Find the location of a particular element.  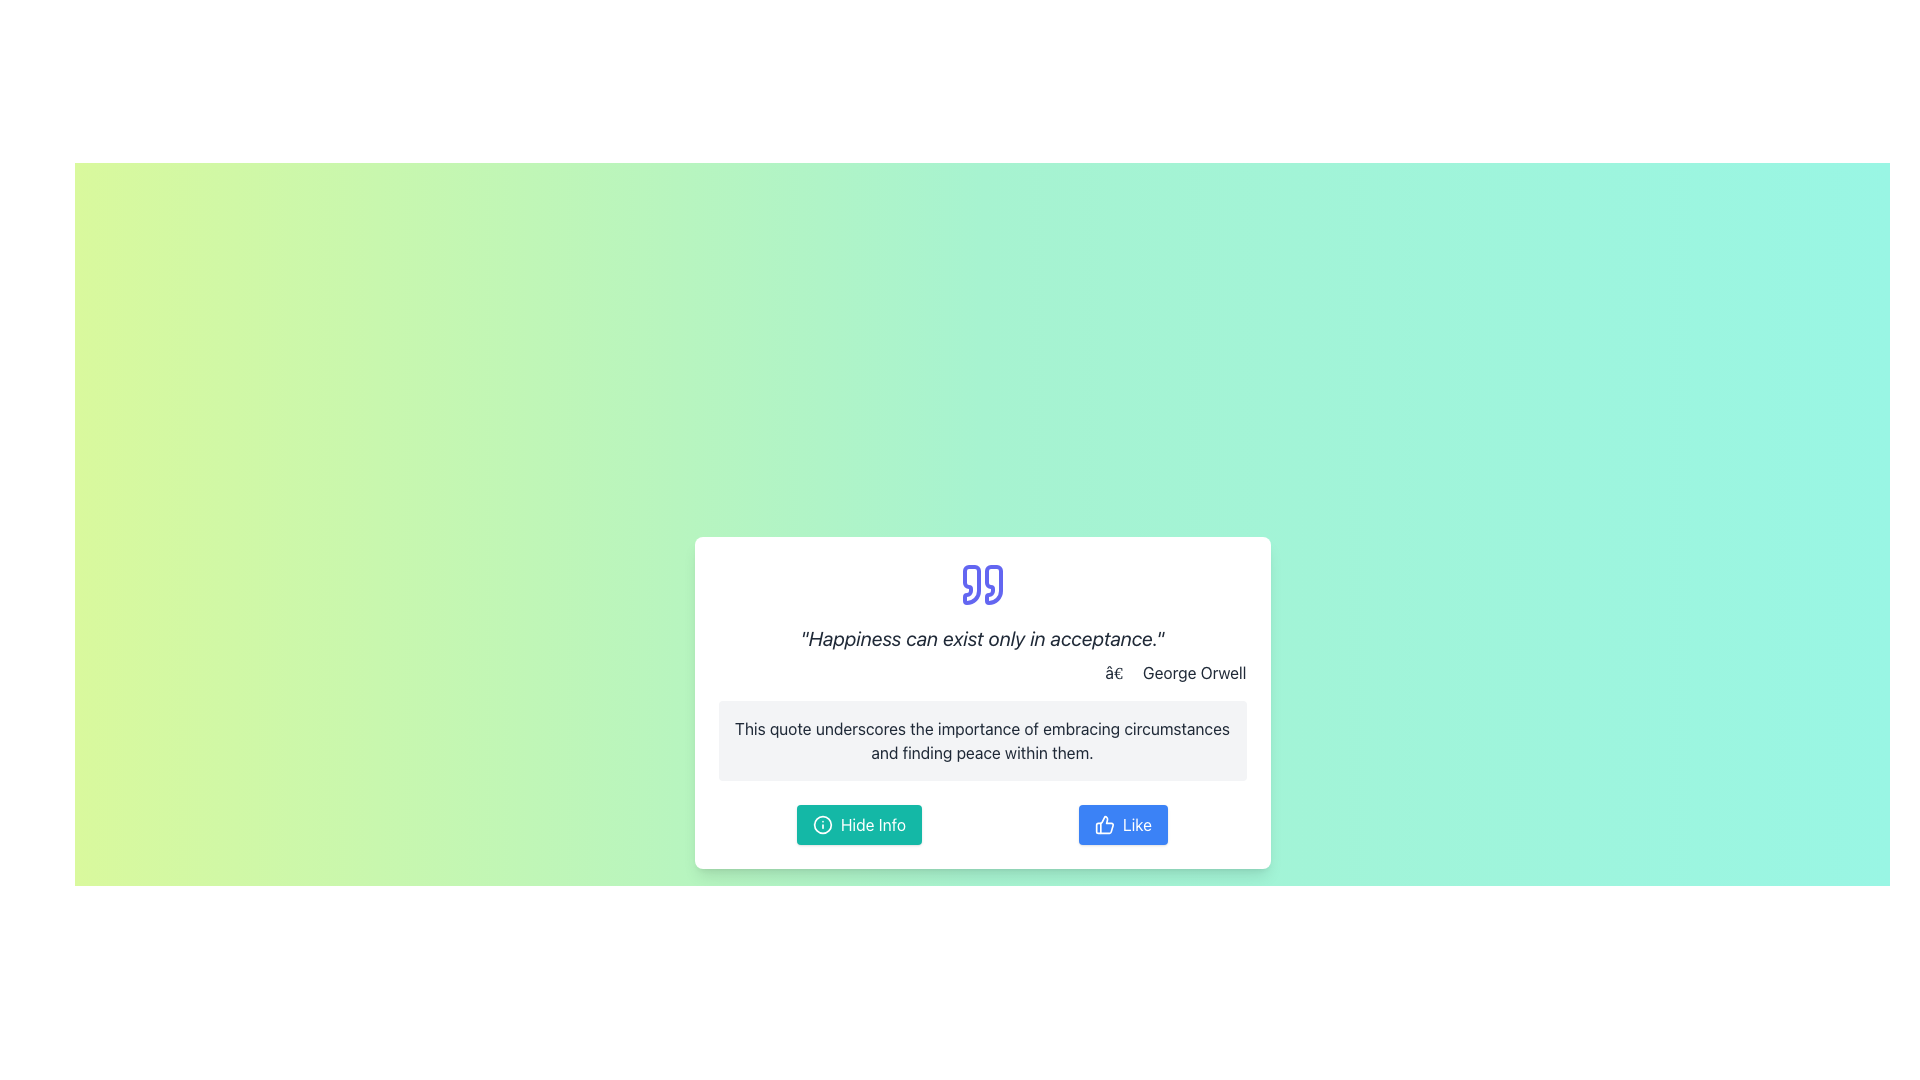

quote displayed in the italicized text label that states 'Happiness can exist only in acceptance.' is located at coordinates (982, 639).